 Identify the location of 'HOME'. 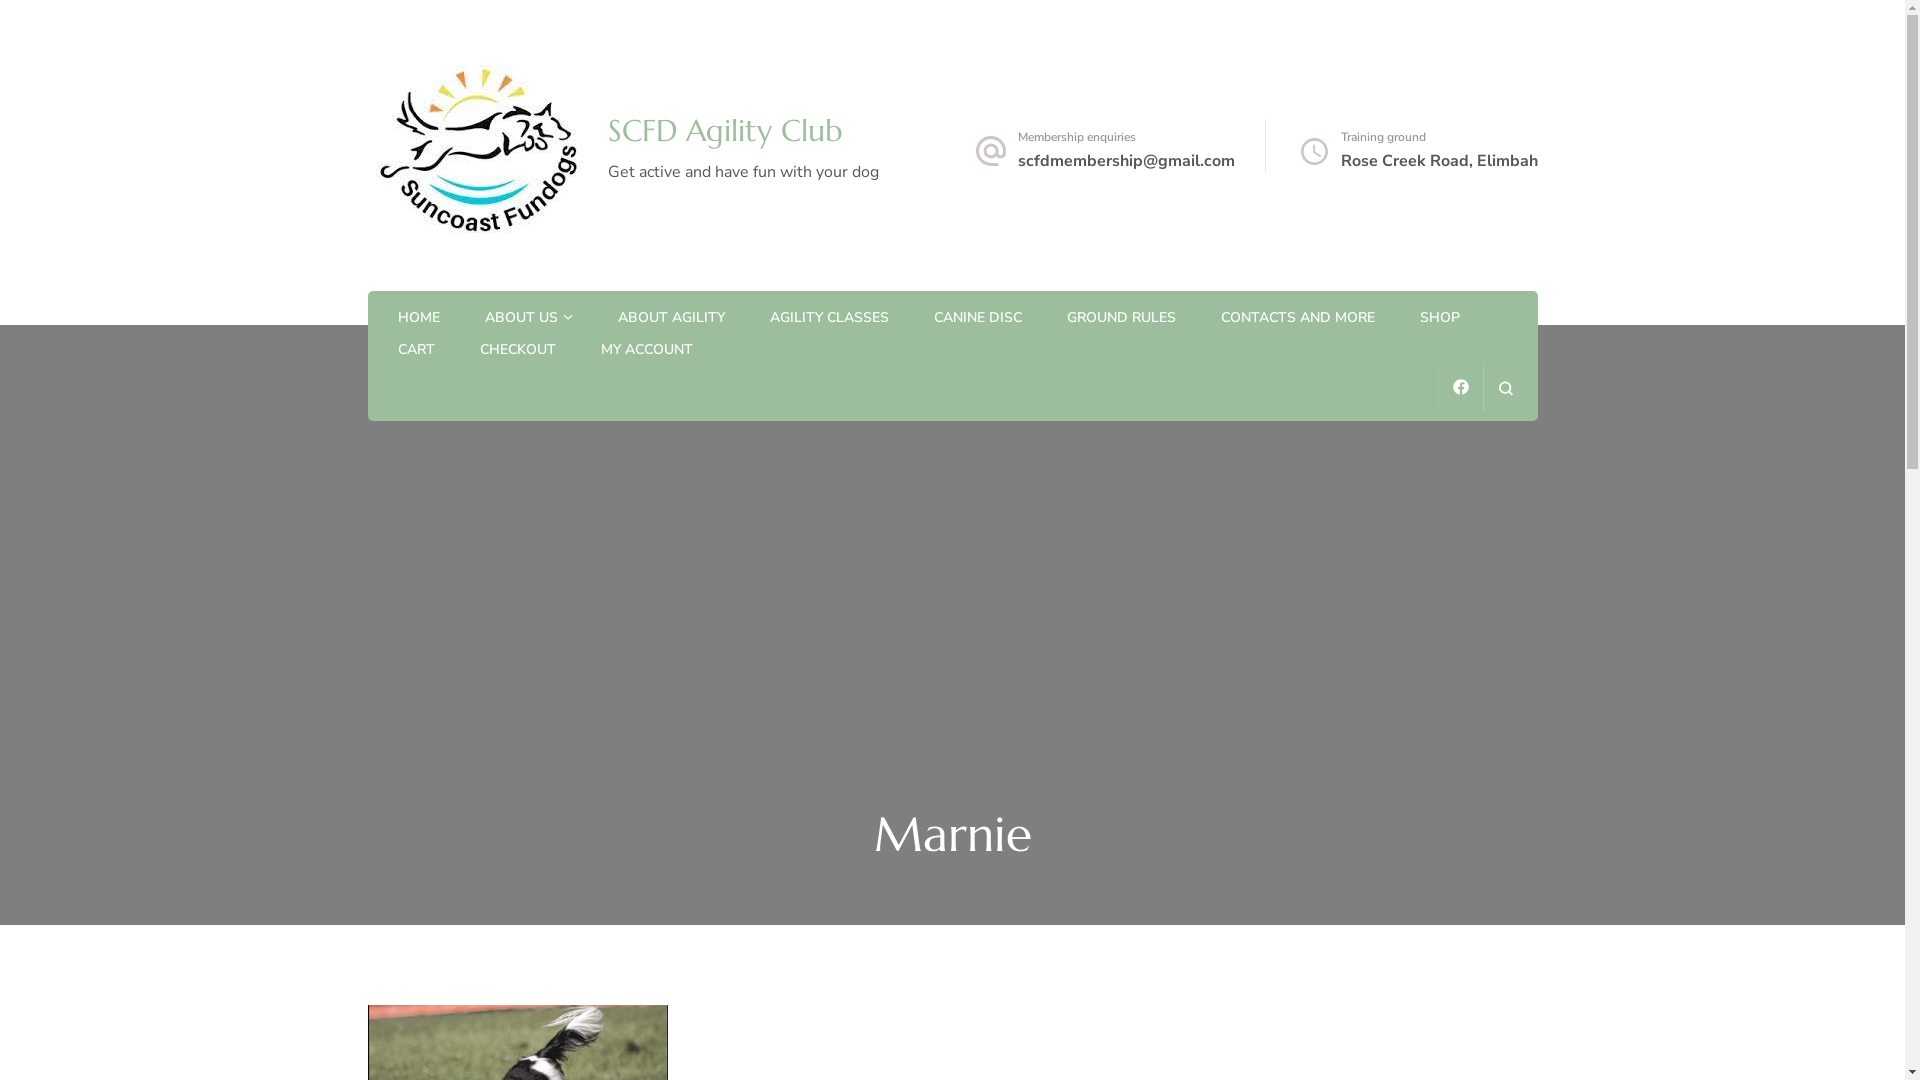
(417, 318).